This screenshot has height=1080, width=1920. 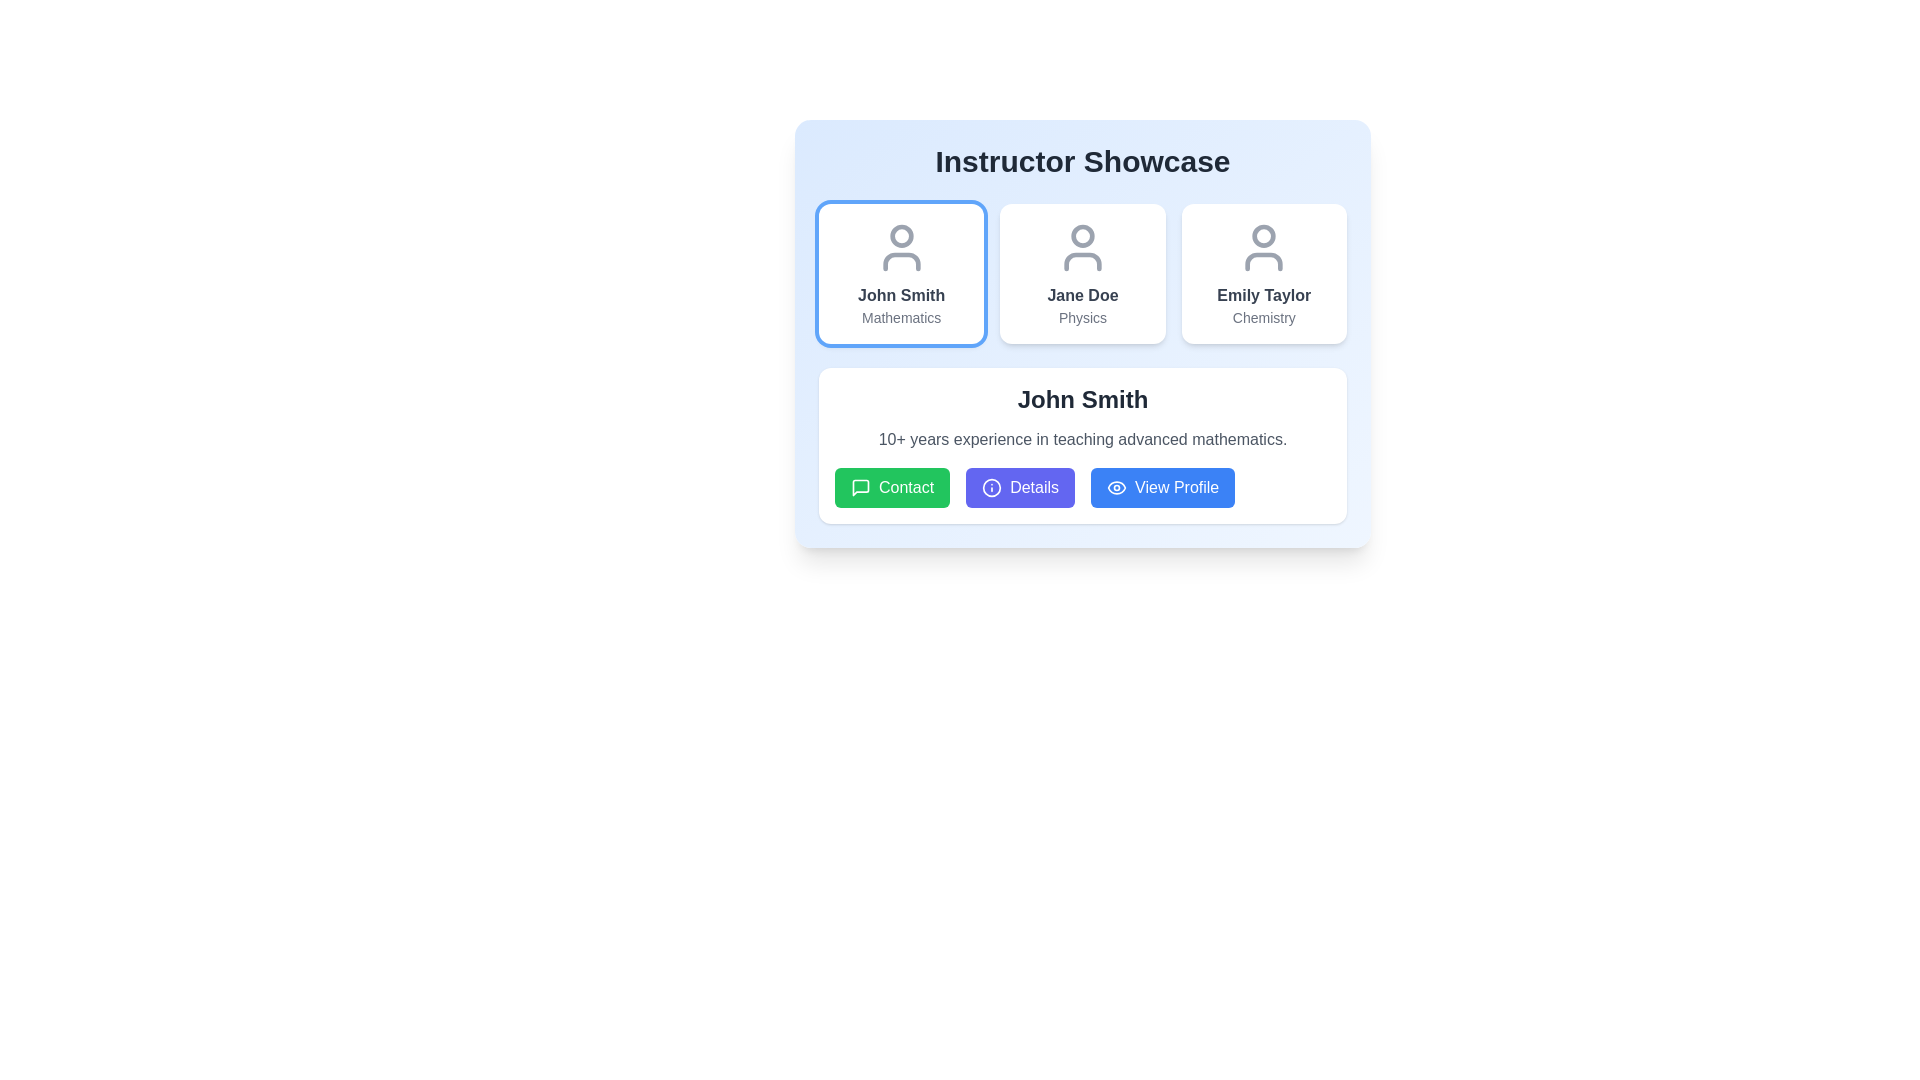 What do you see at coordinates (891, 488) in the screenshot?
I see `the first button located directly below the 'John Smith' section in the 'Instructor Showcase' panel to initiate contact with the profile owner` at bounding box center [891, 488].